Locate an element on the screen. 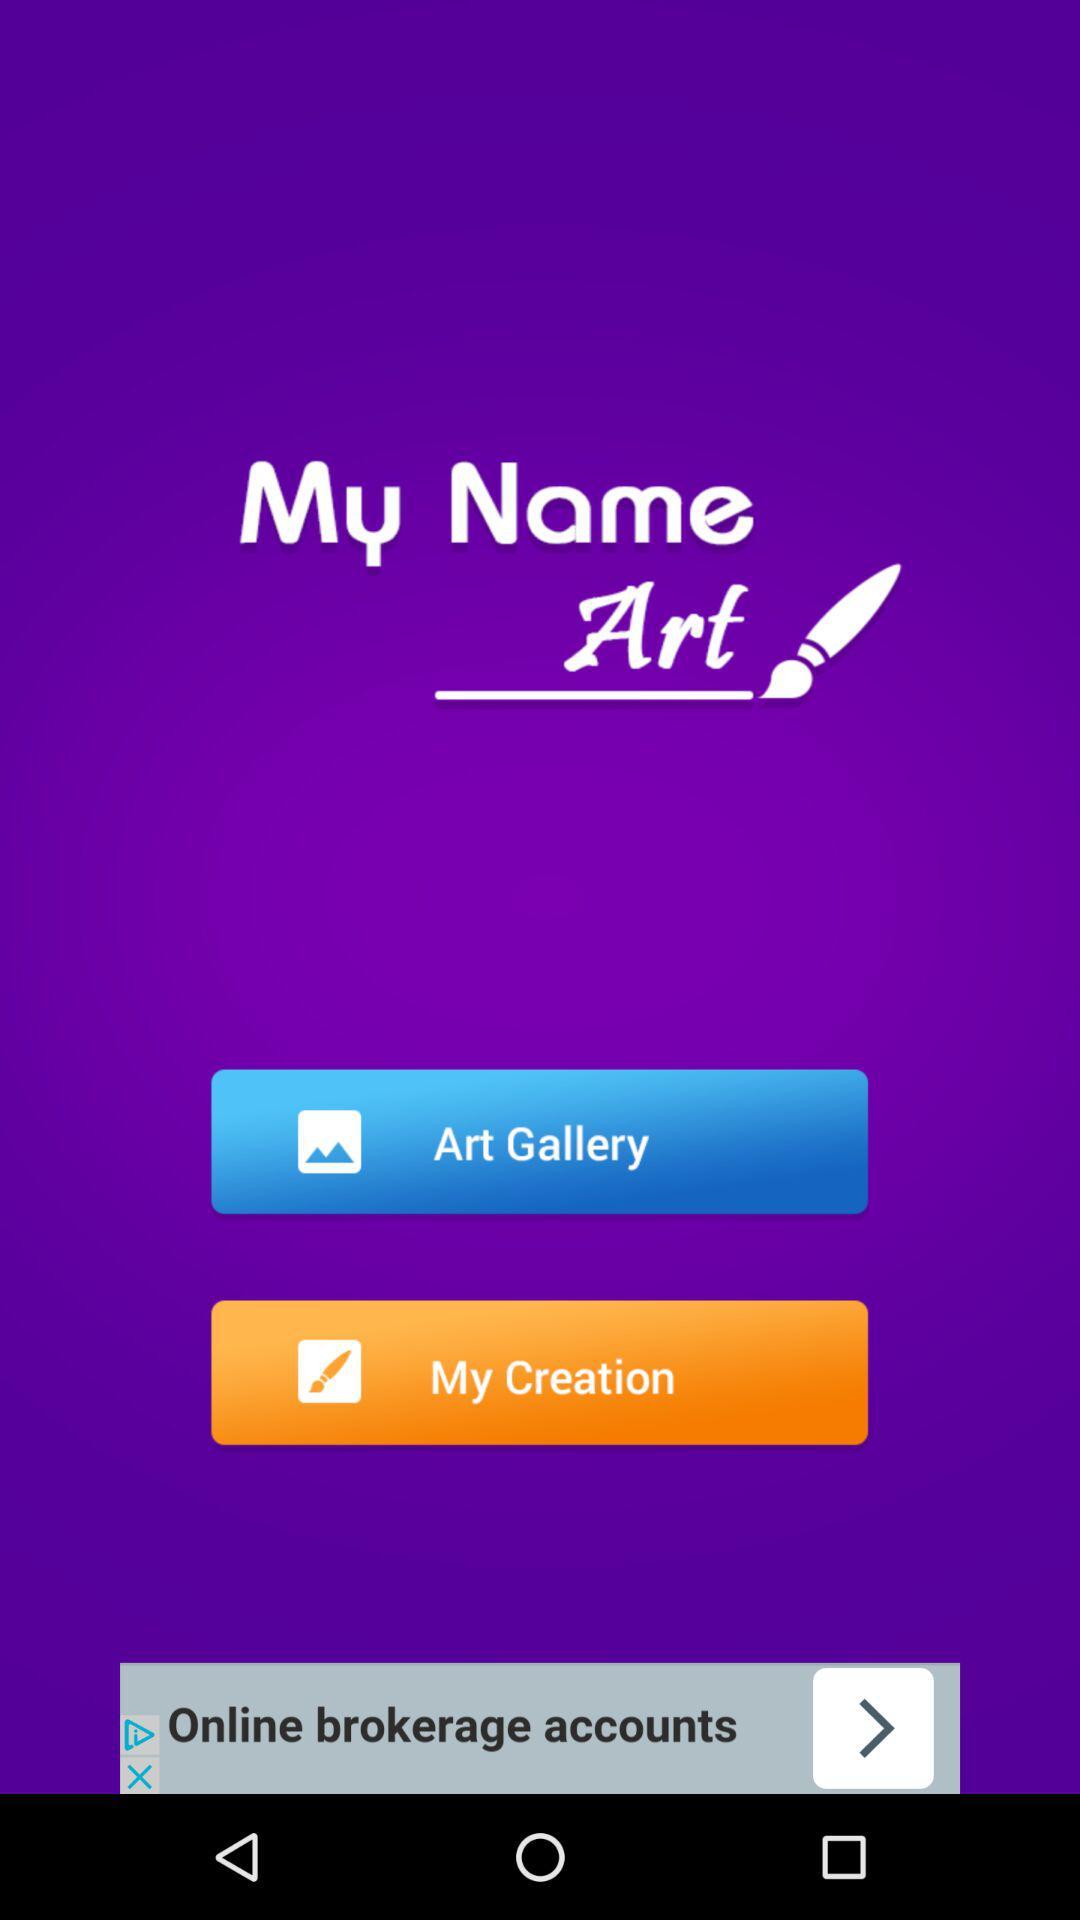 The image size is (1080, 1920). into the file is located at coordinates (538, 1375).